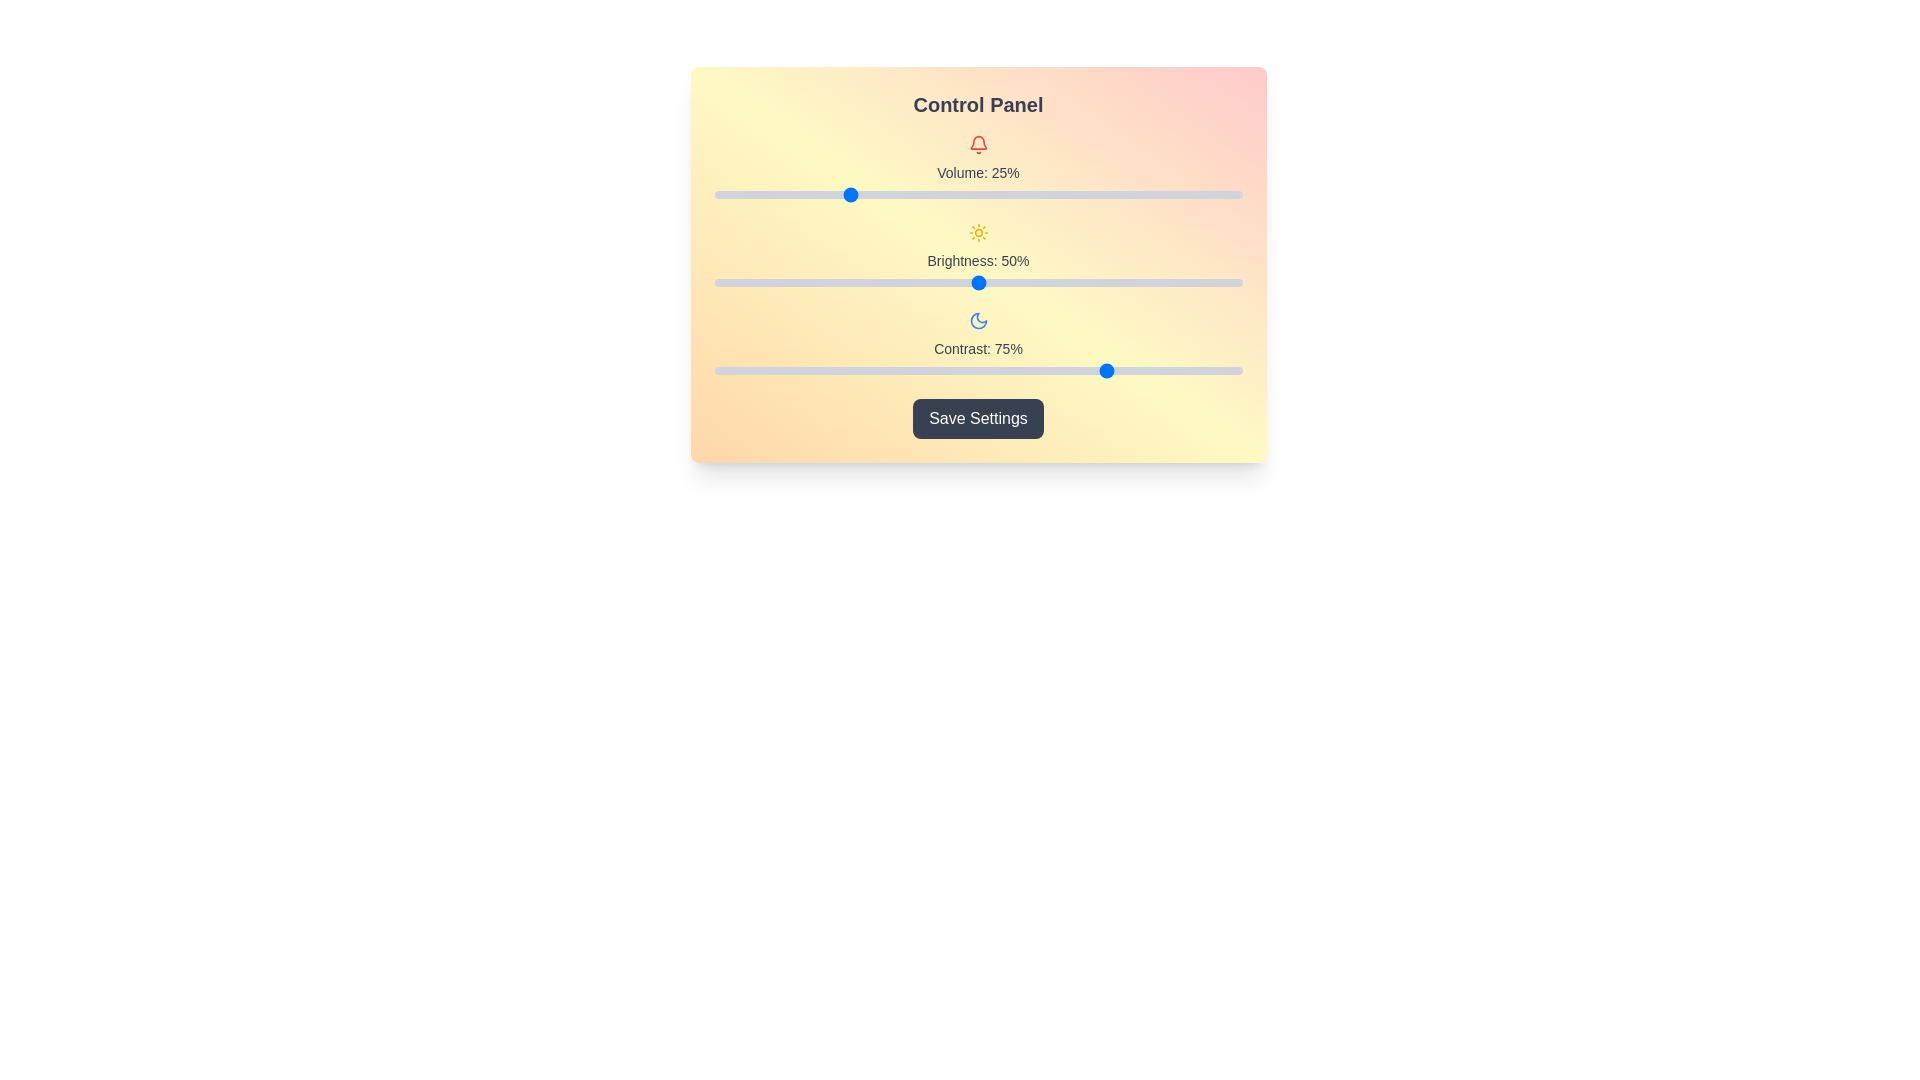 The height and width of the screenshot is (1080, 1920). Describe the element at coordinates (761, 195) in the screenshot. I see `the volume` at that location.